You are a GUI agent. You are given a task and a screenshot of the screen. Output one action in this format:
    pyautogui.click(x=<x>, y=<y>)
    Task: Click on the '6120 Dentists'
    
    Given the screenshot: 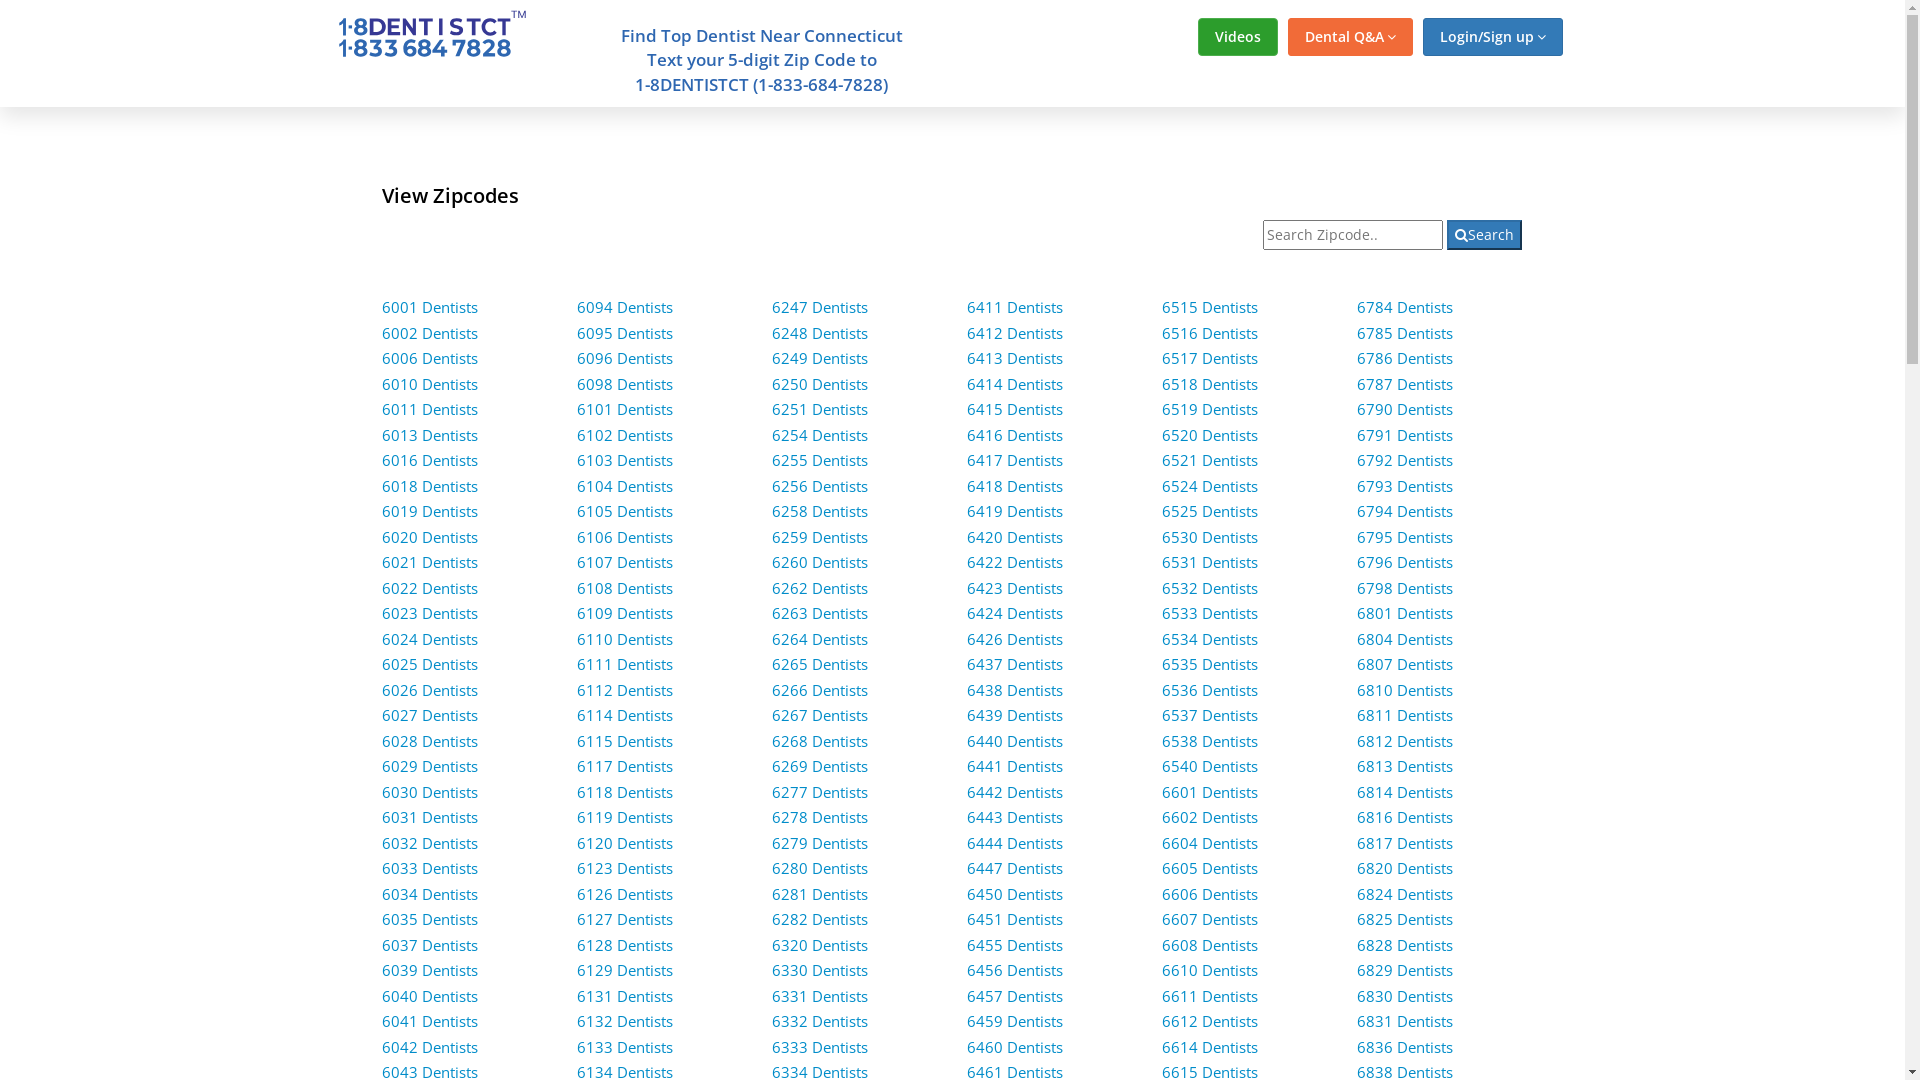 What is the action you would take?
    pyautogui.click(x=623, y=843)
    